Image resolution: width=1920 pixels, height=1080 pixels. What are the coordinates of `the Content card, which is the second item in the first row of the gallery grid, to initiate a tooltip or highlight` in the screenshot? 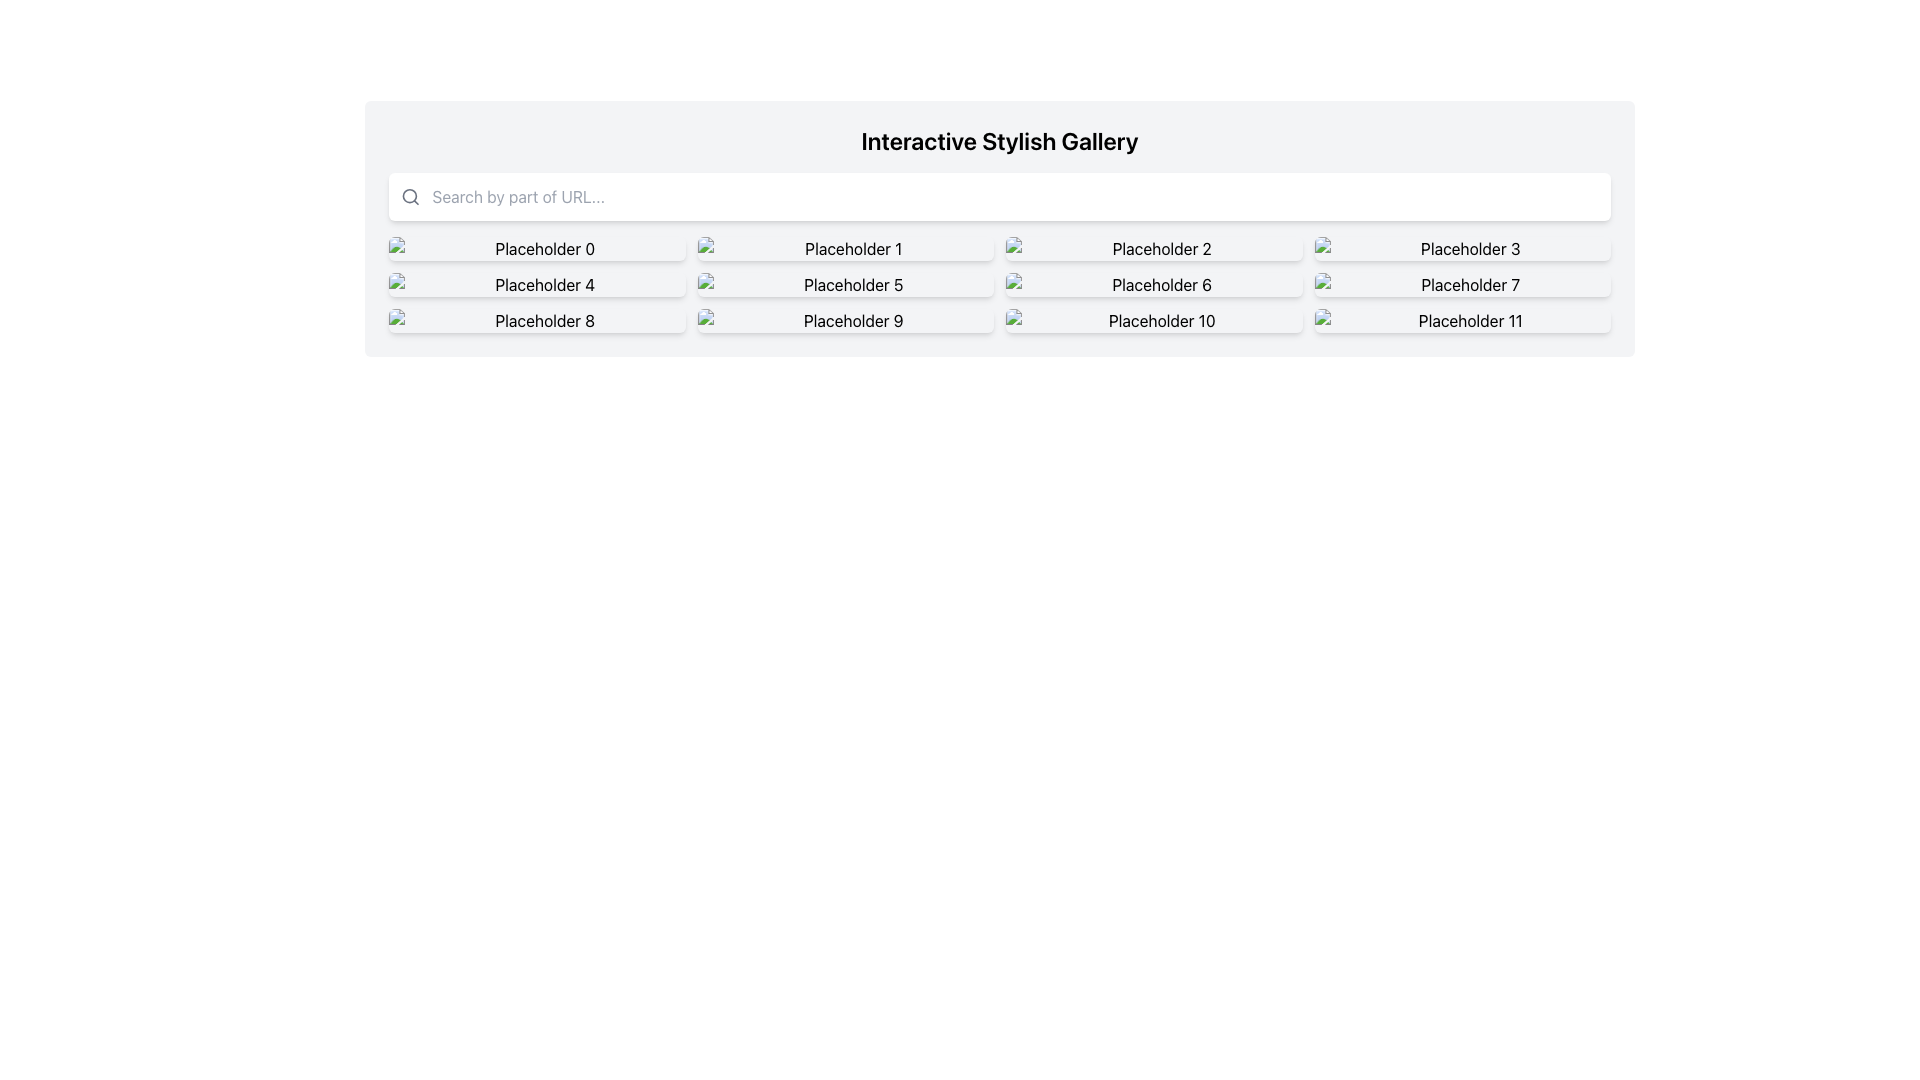 It's located at (845, 248).